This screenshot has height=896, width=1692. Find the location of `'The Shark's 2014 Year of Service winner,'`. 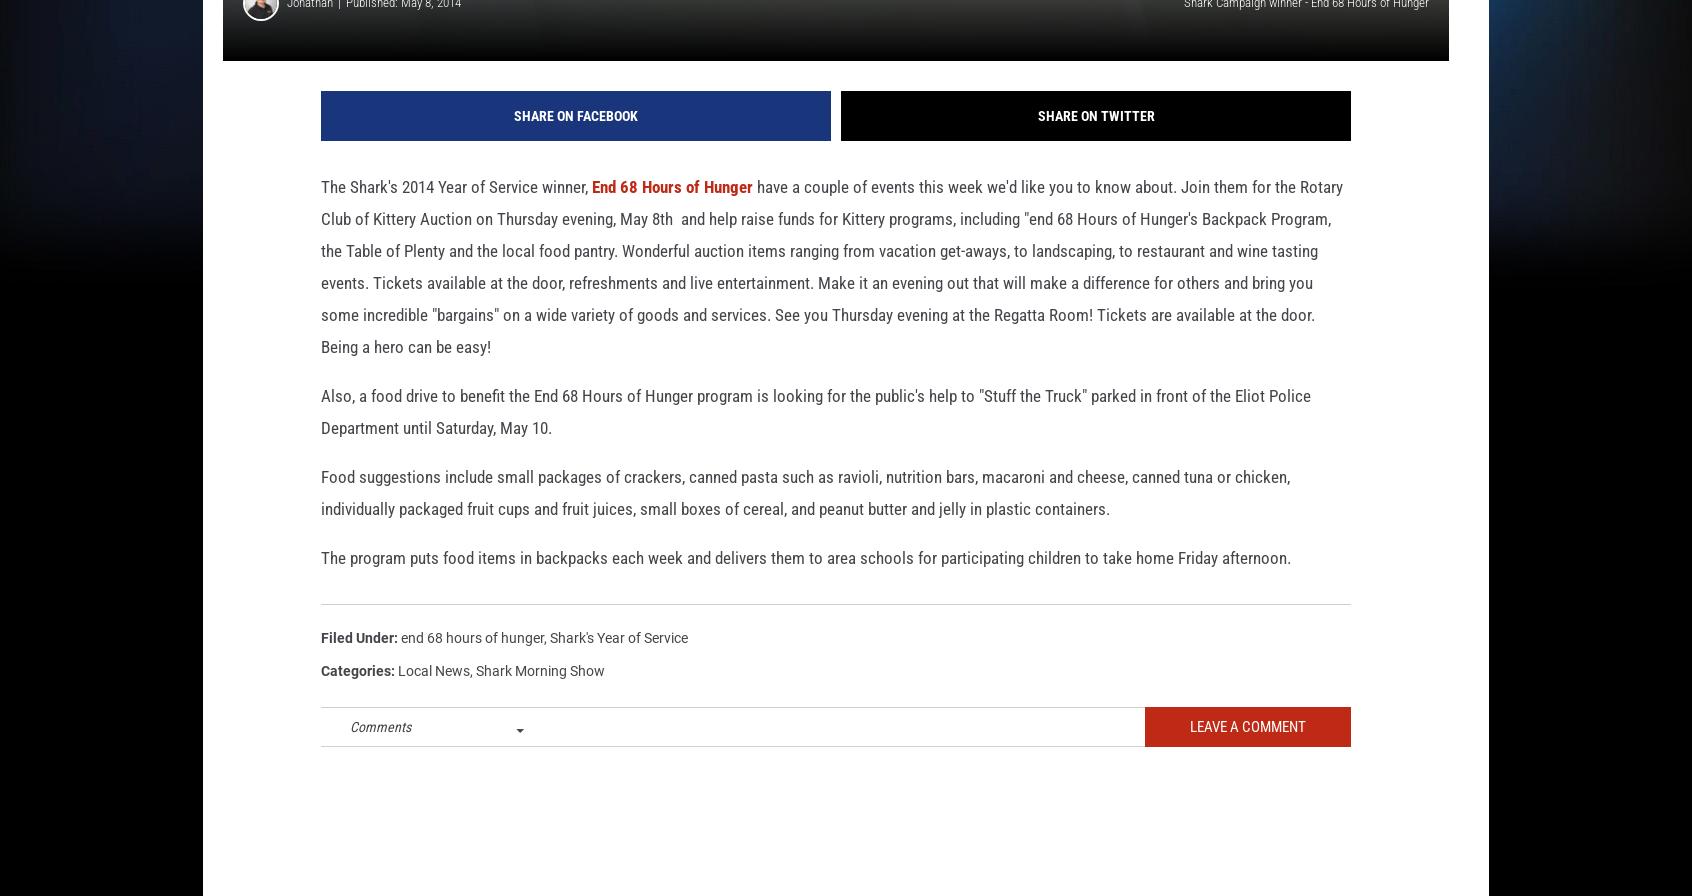

'The Shark's 2014 Year of Service winner,' is located at coordinates (319, 218).